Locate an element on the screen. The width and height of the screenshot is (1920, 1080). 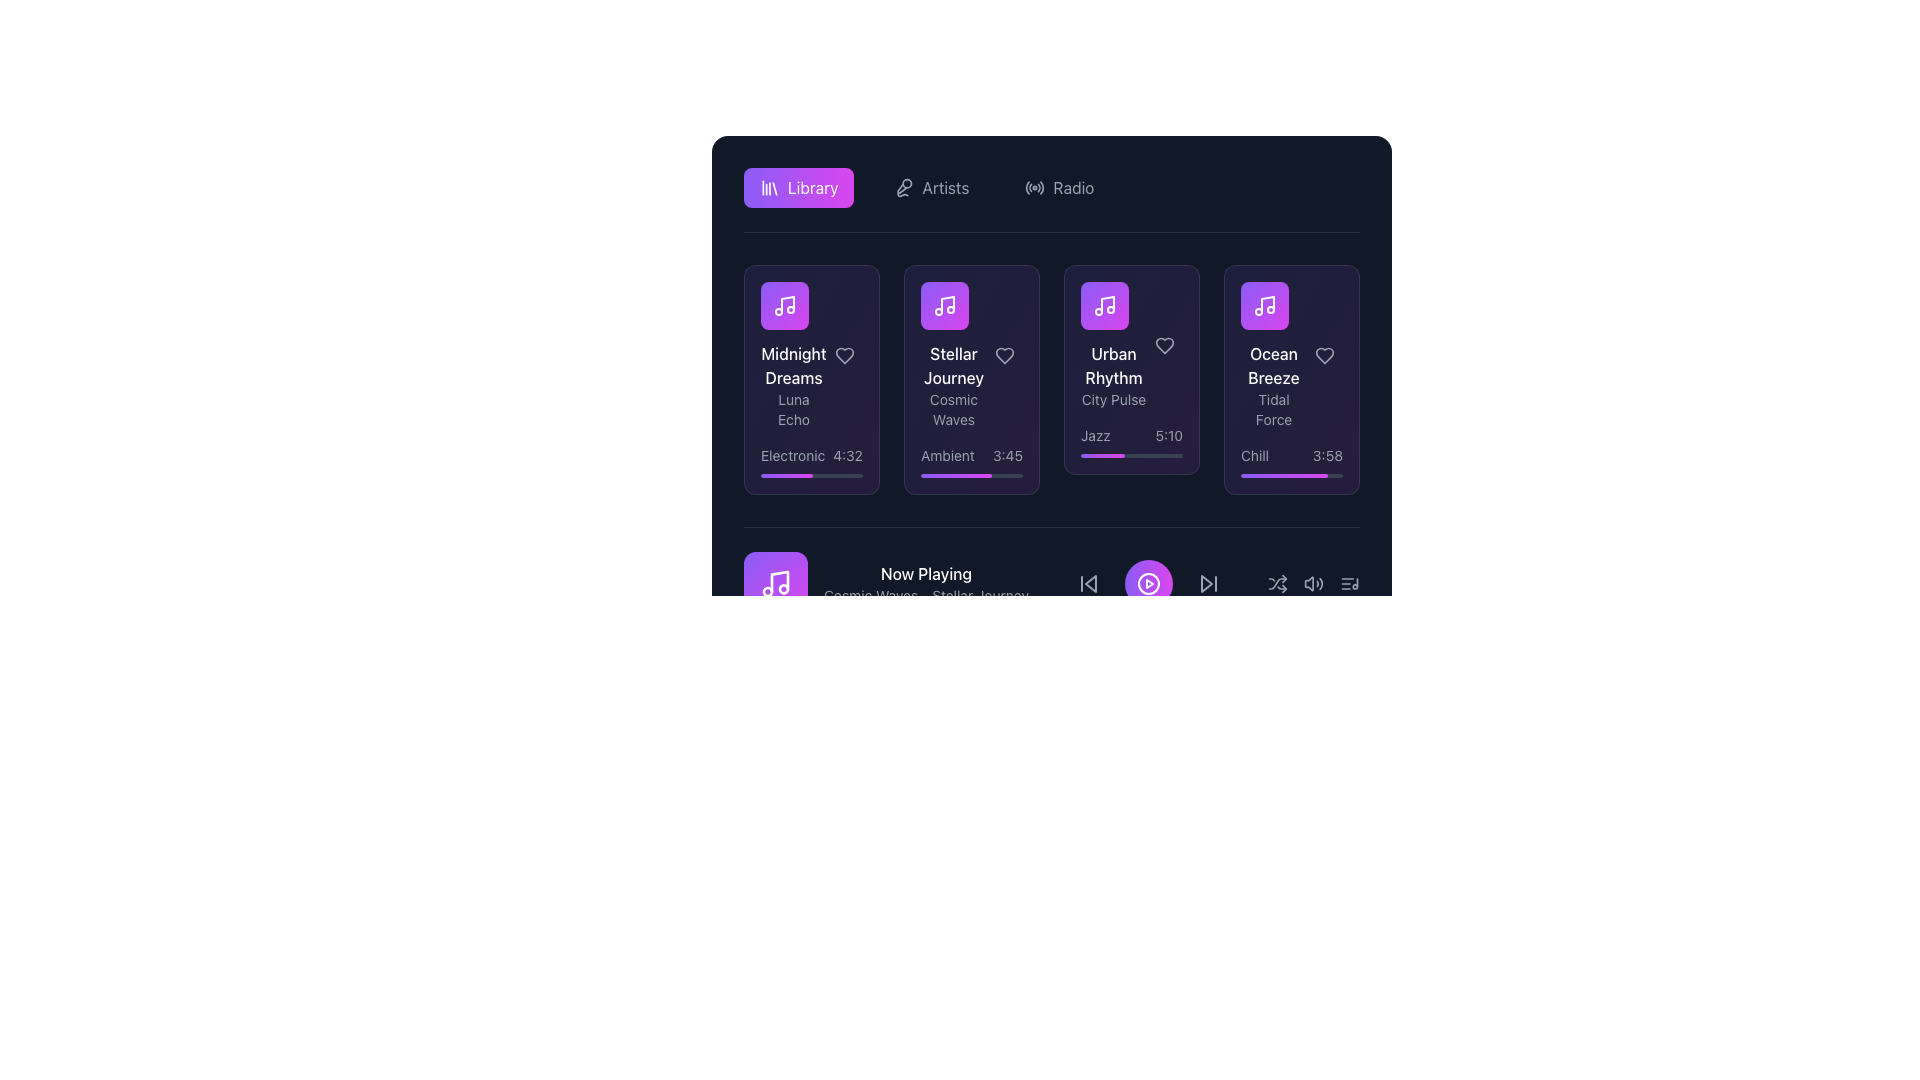
the text field element that provides metadata about the associated music track, located at the bottom center of the music card is located at coordinates (811, 455).